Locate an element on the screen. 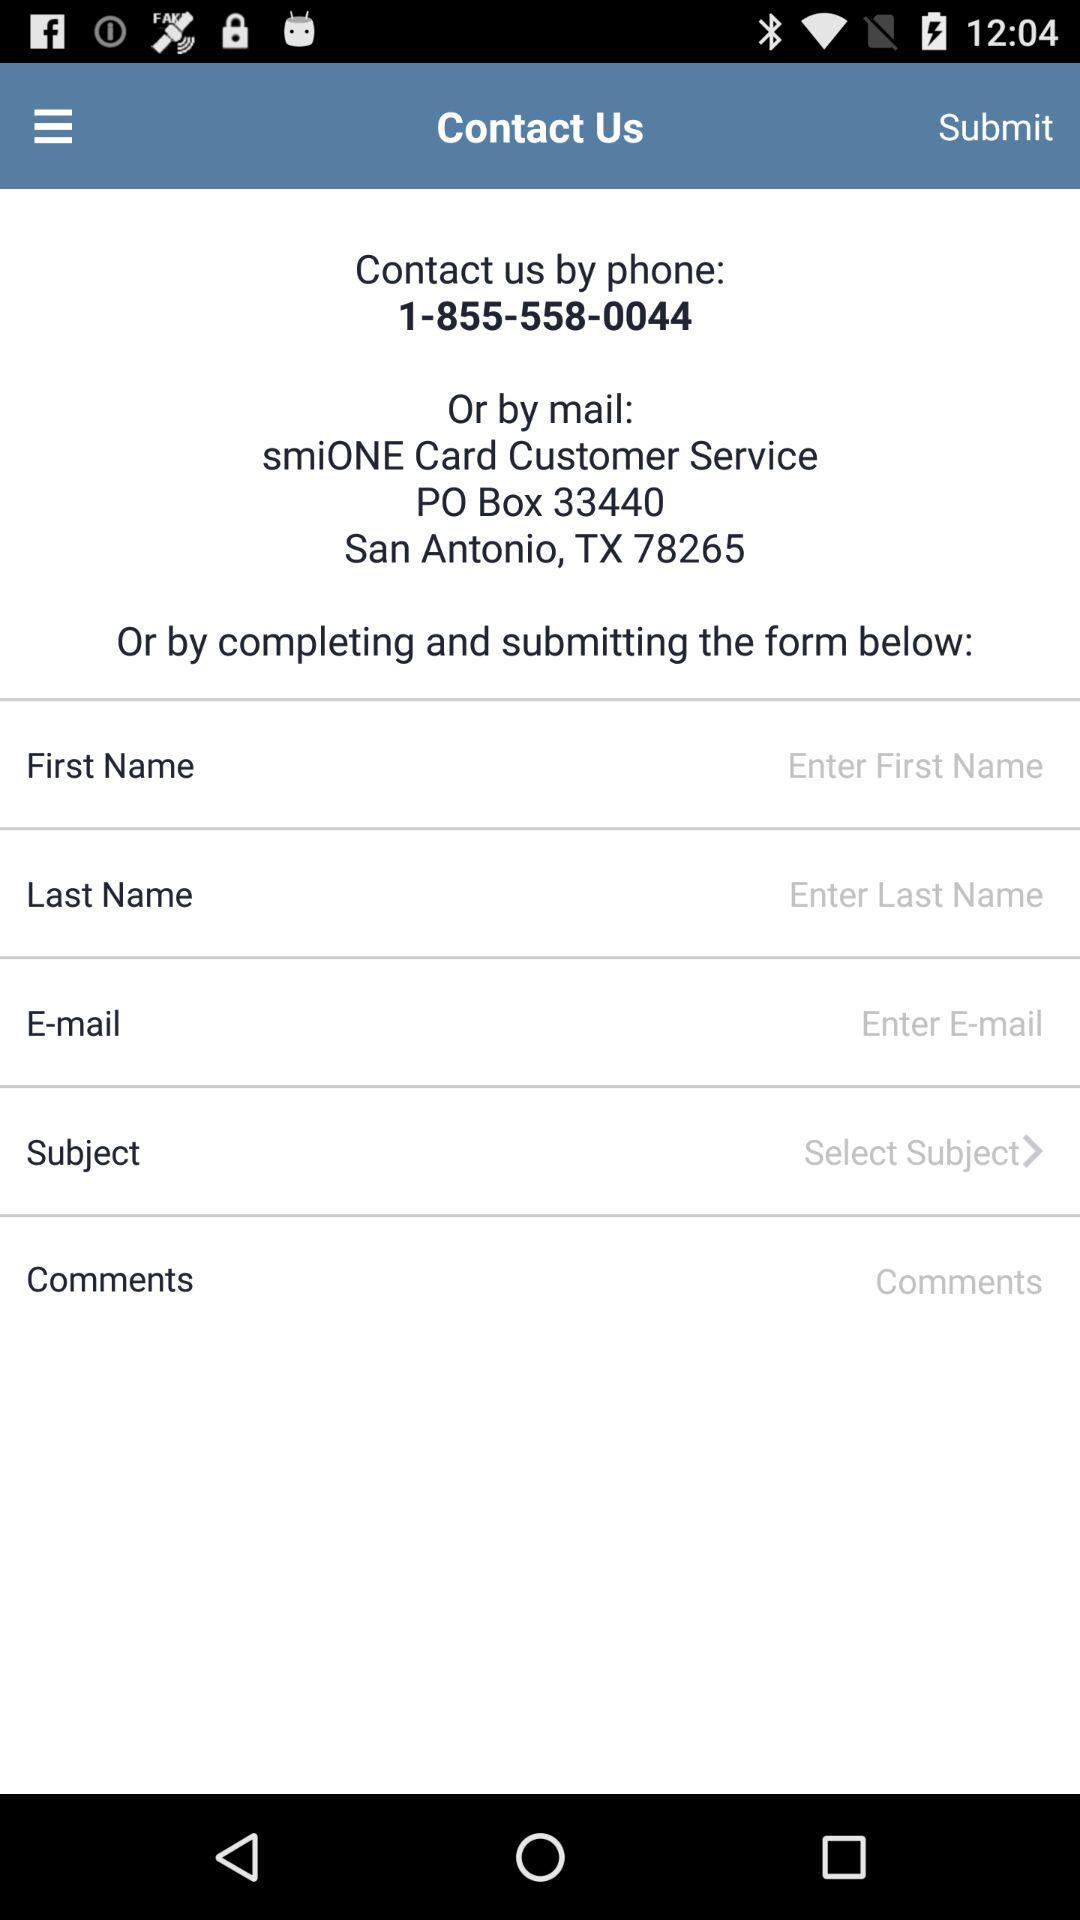 The width and height of the screenshot is (1080, 1920). input name is located at coordinates (637, 763).